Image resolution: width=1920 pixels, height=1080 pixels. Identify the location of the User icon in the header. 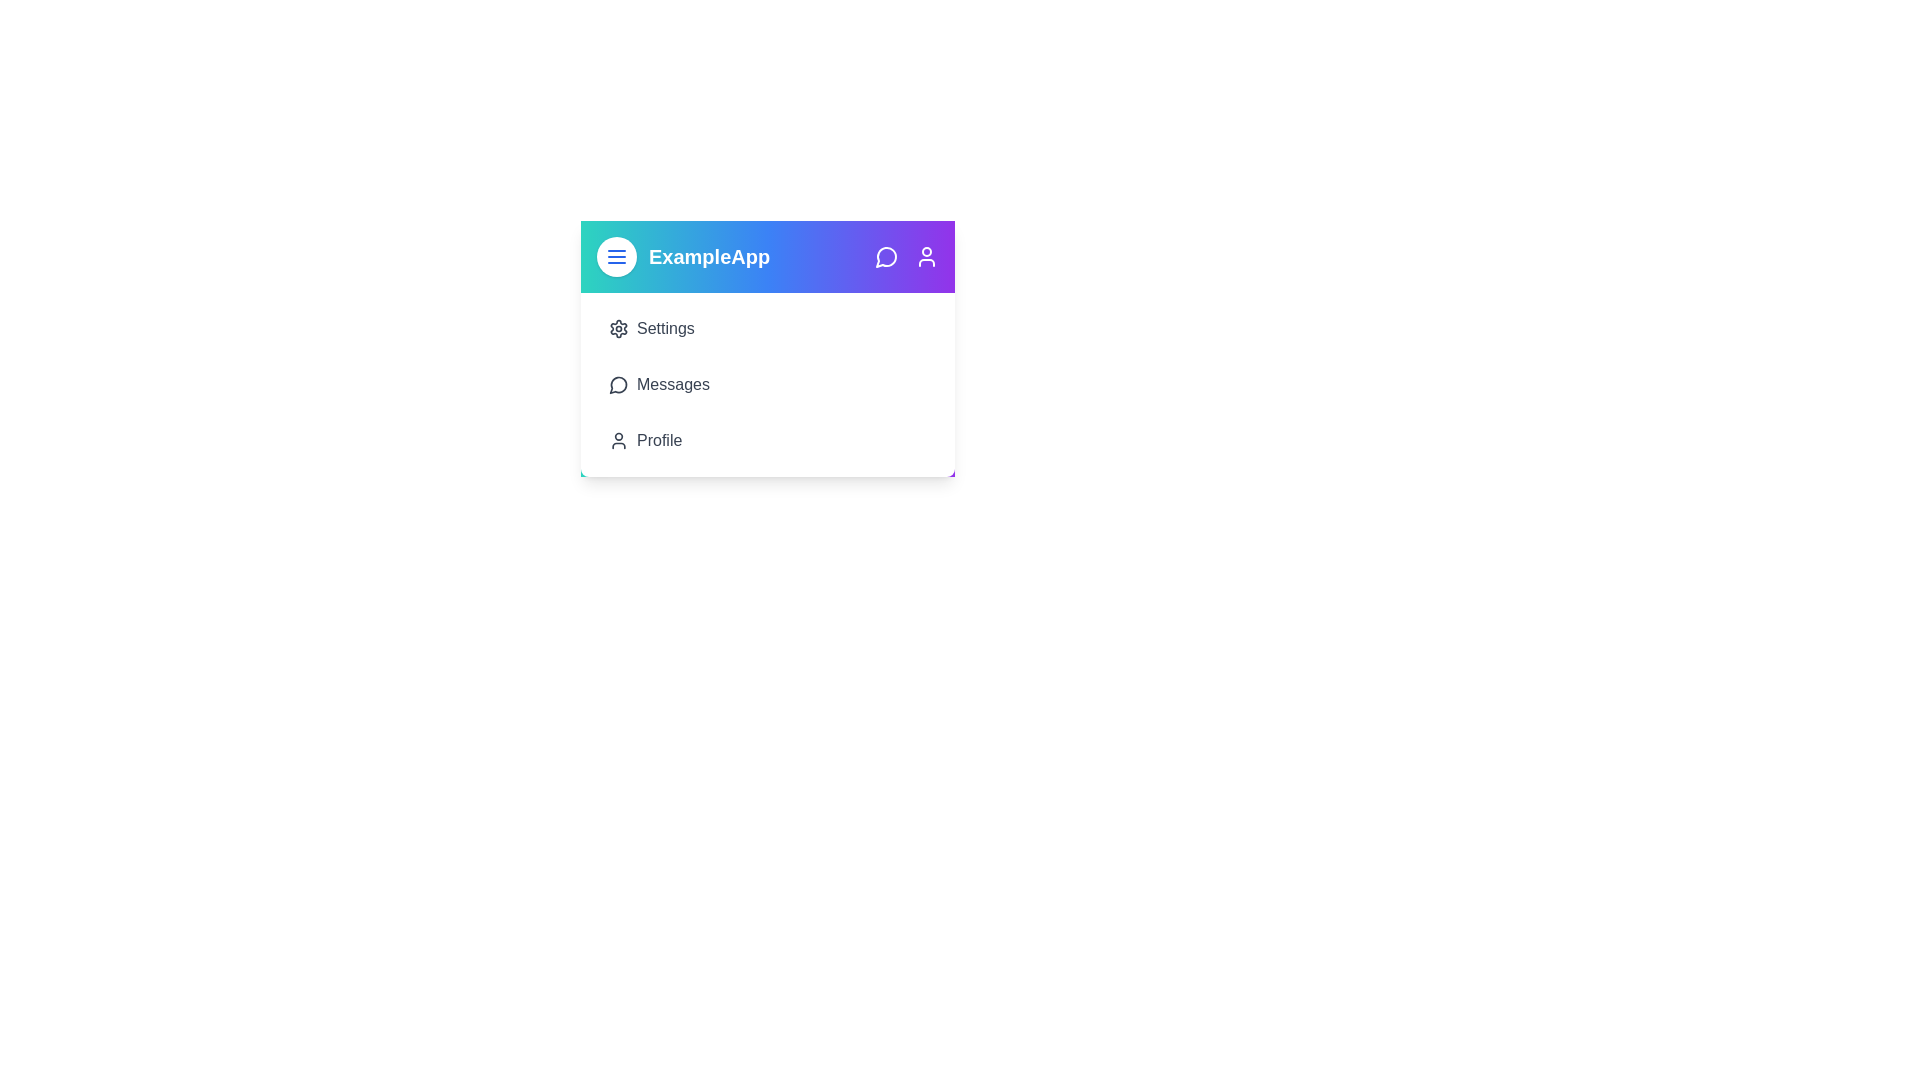
(925, 256).